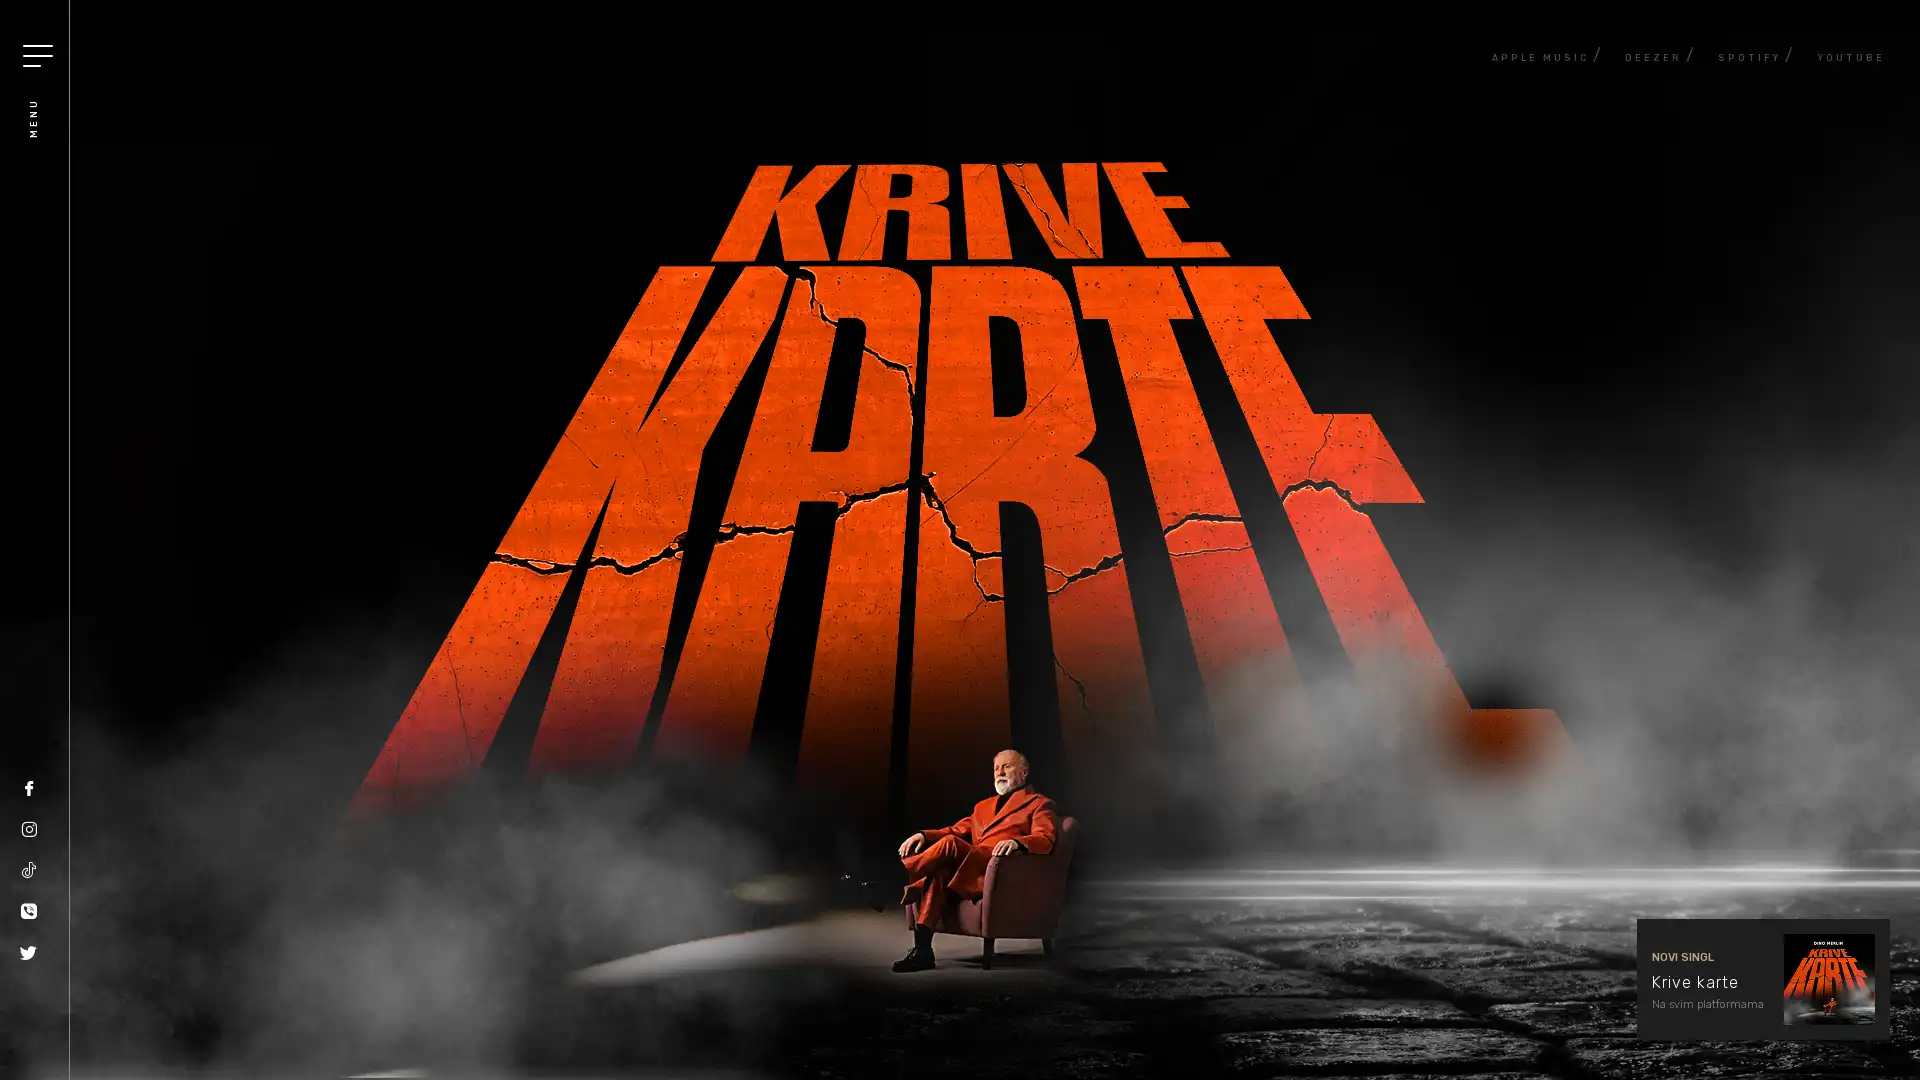 Image resolution: width=1920 pixels, height=1080 pixels. What do you see at coordinates (38, 55) in the screenshot?
I see `Toggle navigation` at bounding box center [38, 55].